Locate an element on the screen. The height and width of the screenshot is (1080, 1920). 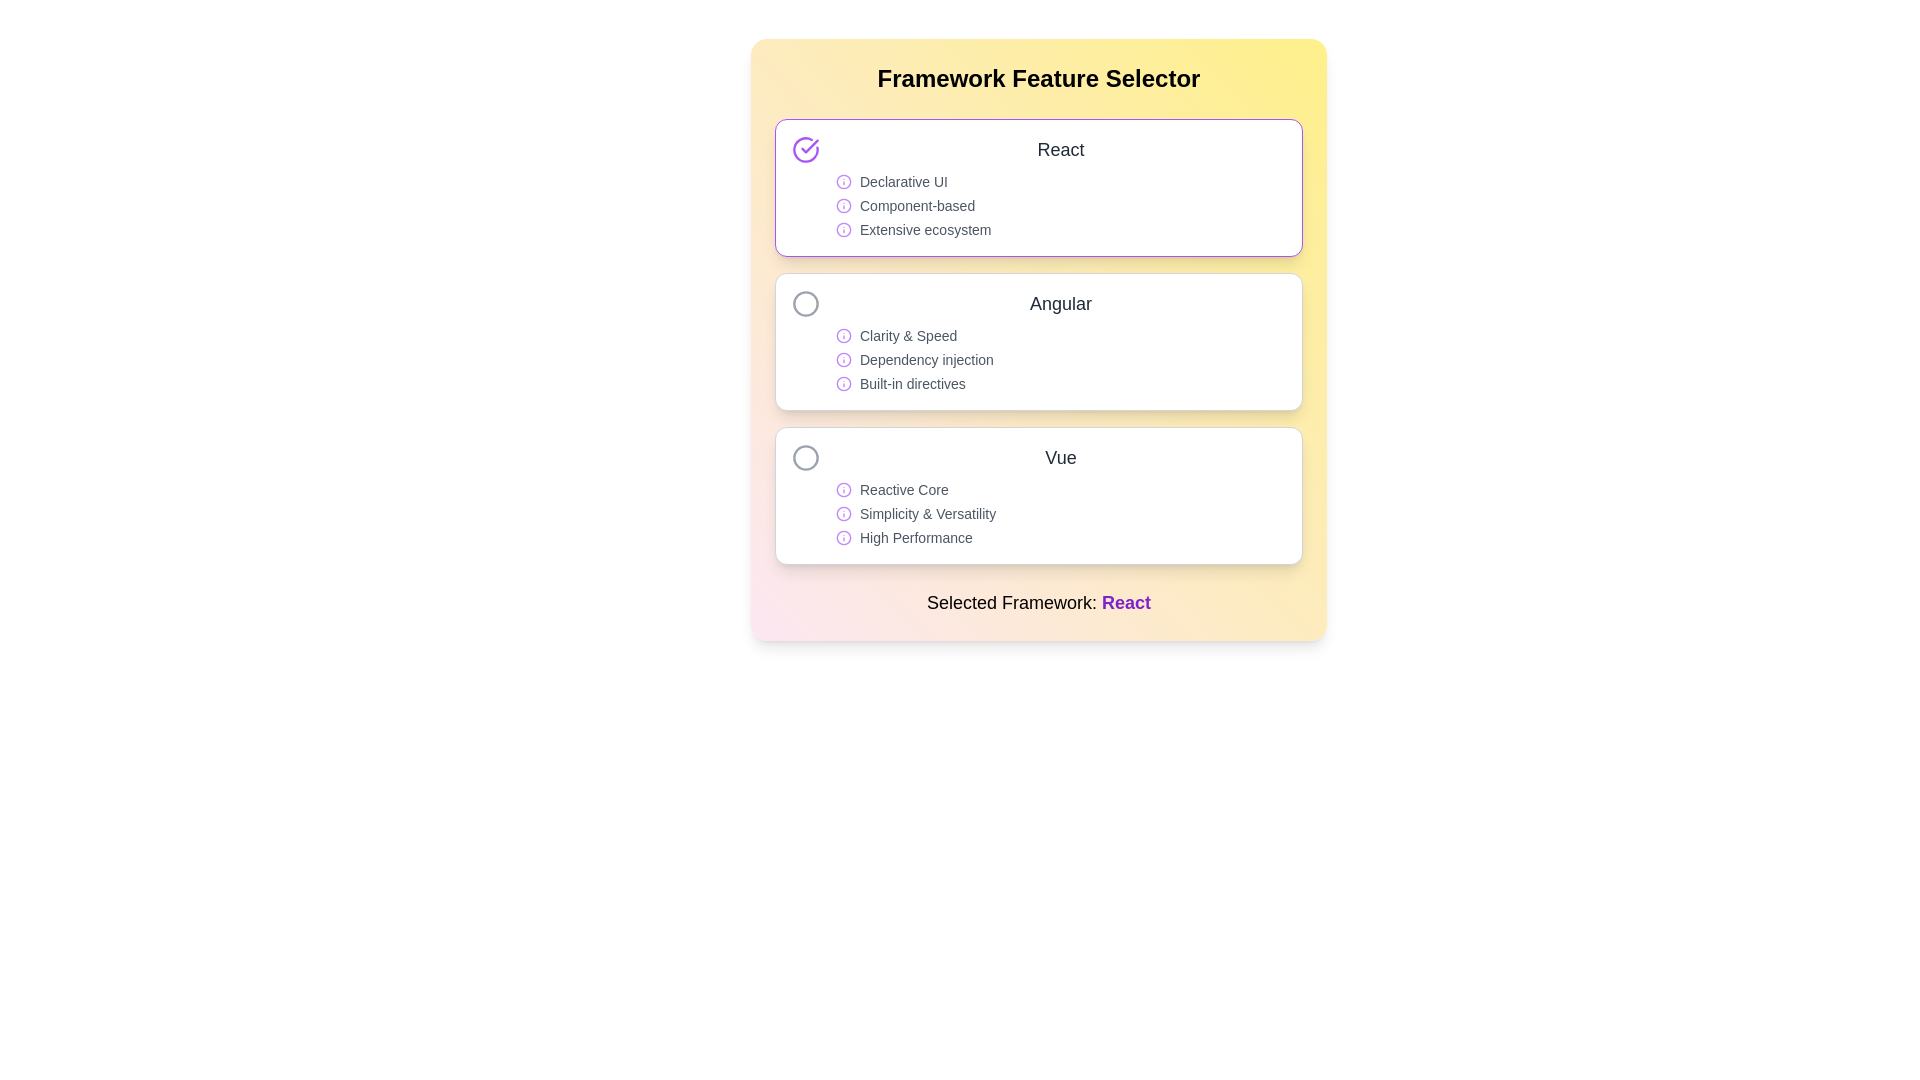
the SVG circle element that serves as a visual indicator in the React option box, located to the left of the text 'Declarative UI' is located at coordinates (844, 536).